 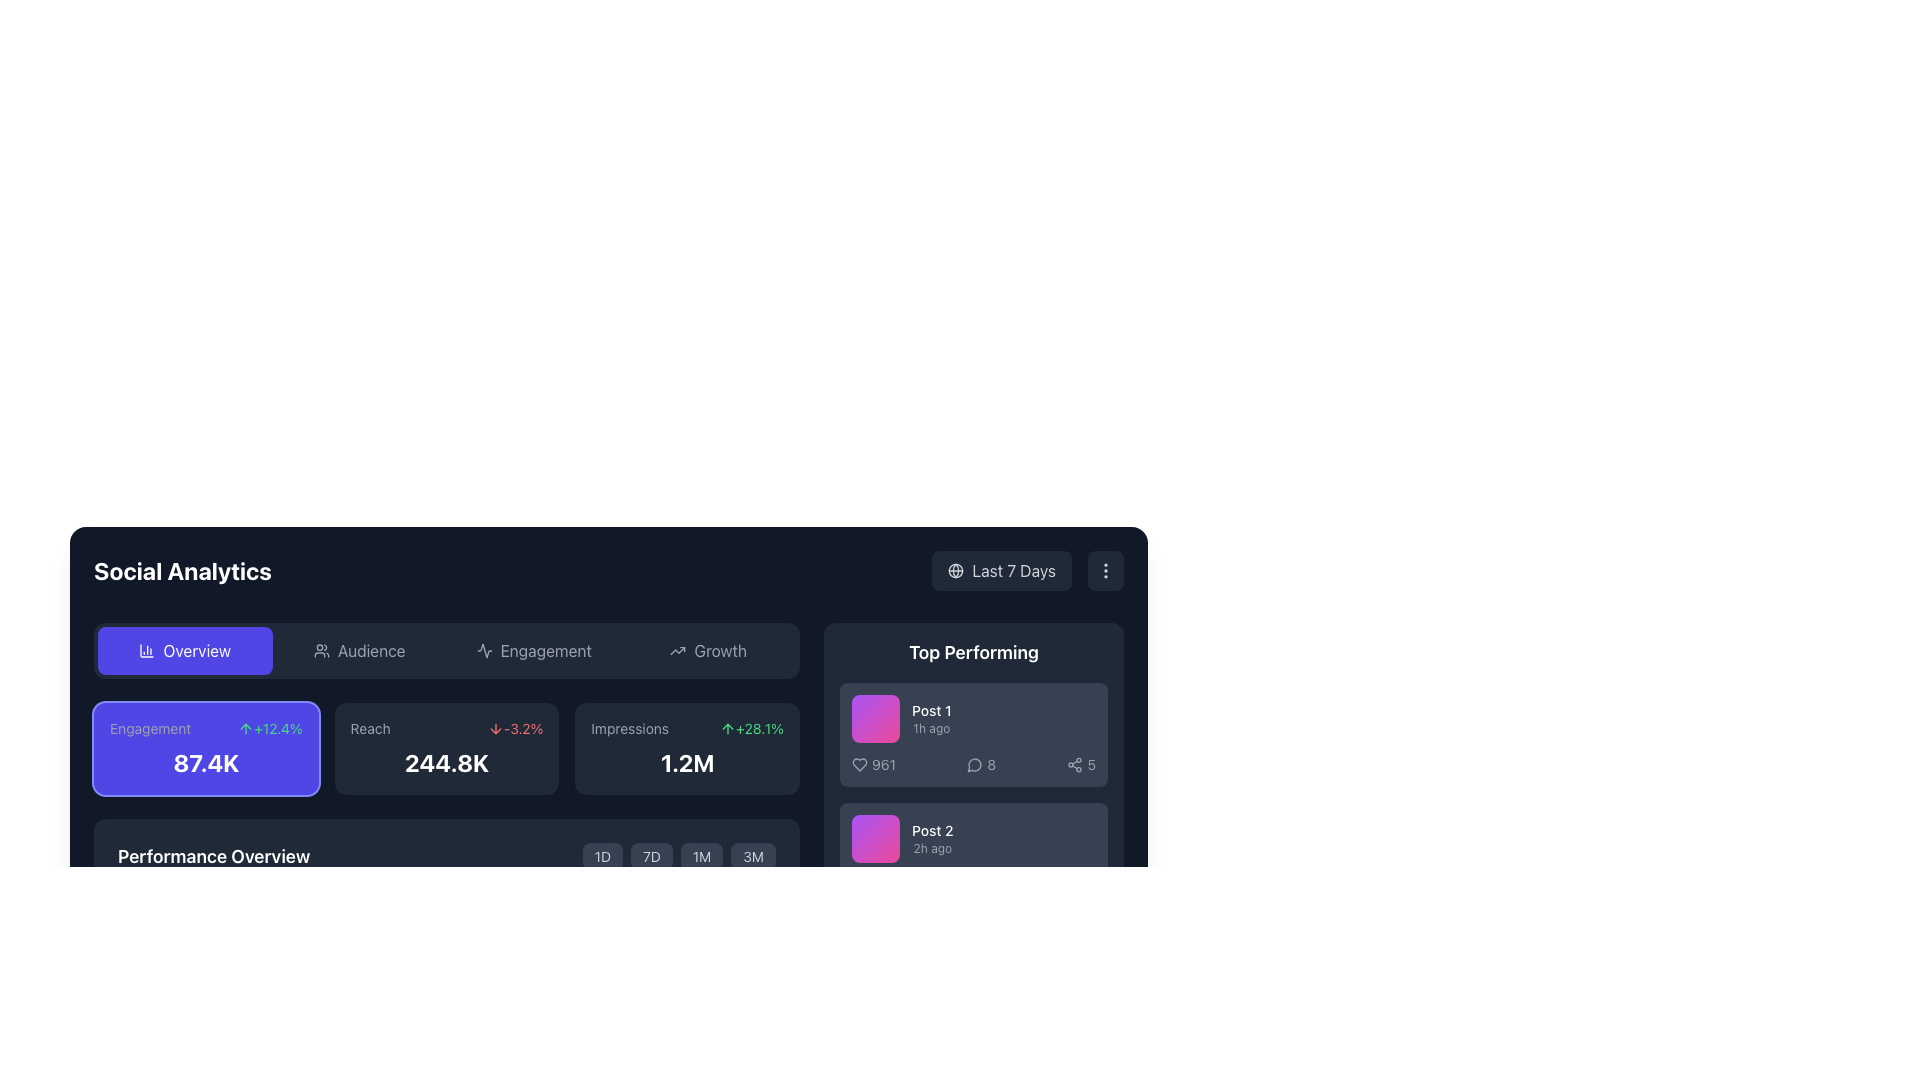 I want to click on the text label within the button component that serves as a navigation label for accessing the overview section, located at the top section of the page, so click(x=197, y=651).